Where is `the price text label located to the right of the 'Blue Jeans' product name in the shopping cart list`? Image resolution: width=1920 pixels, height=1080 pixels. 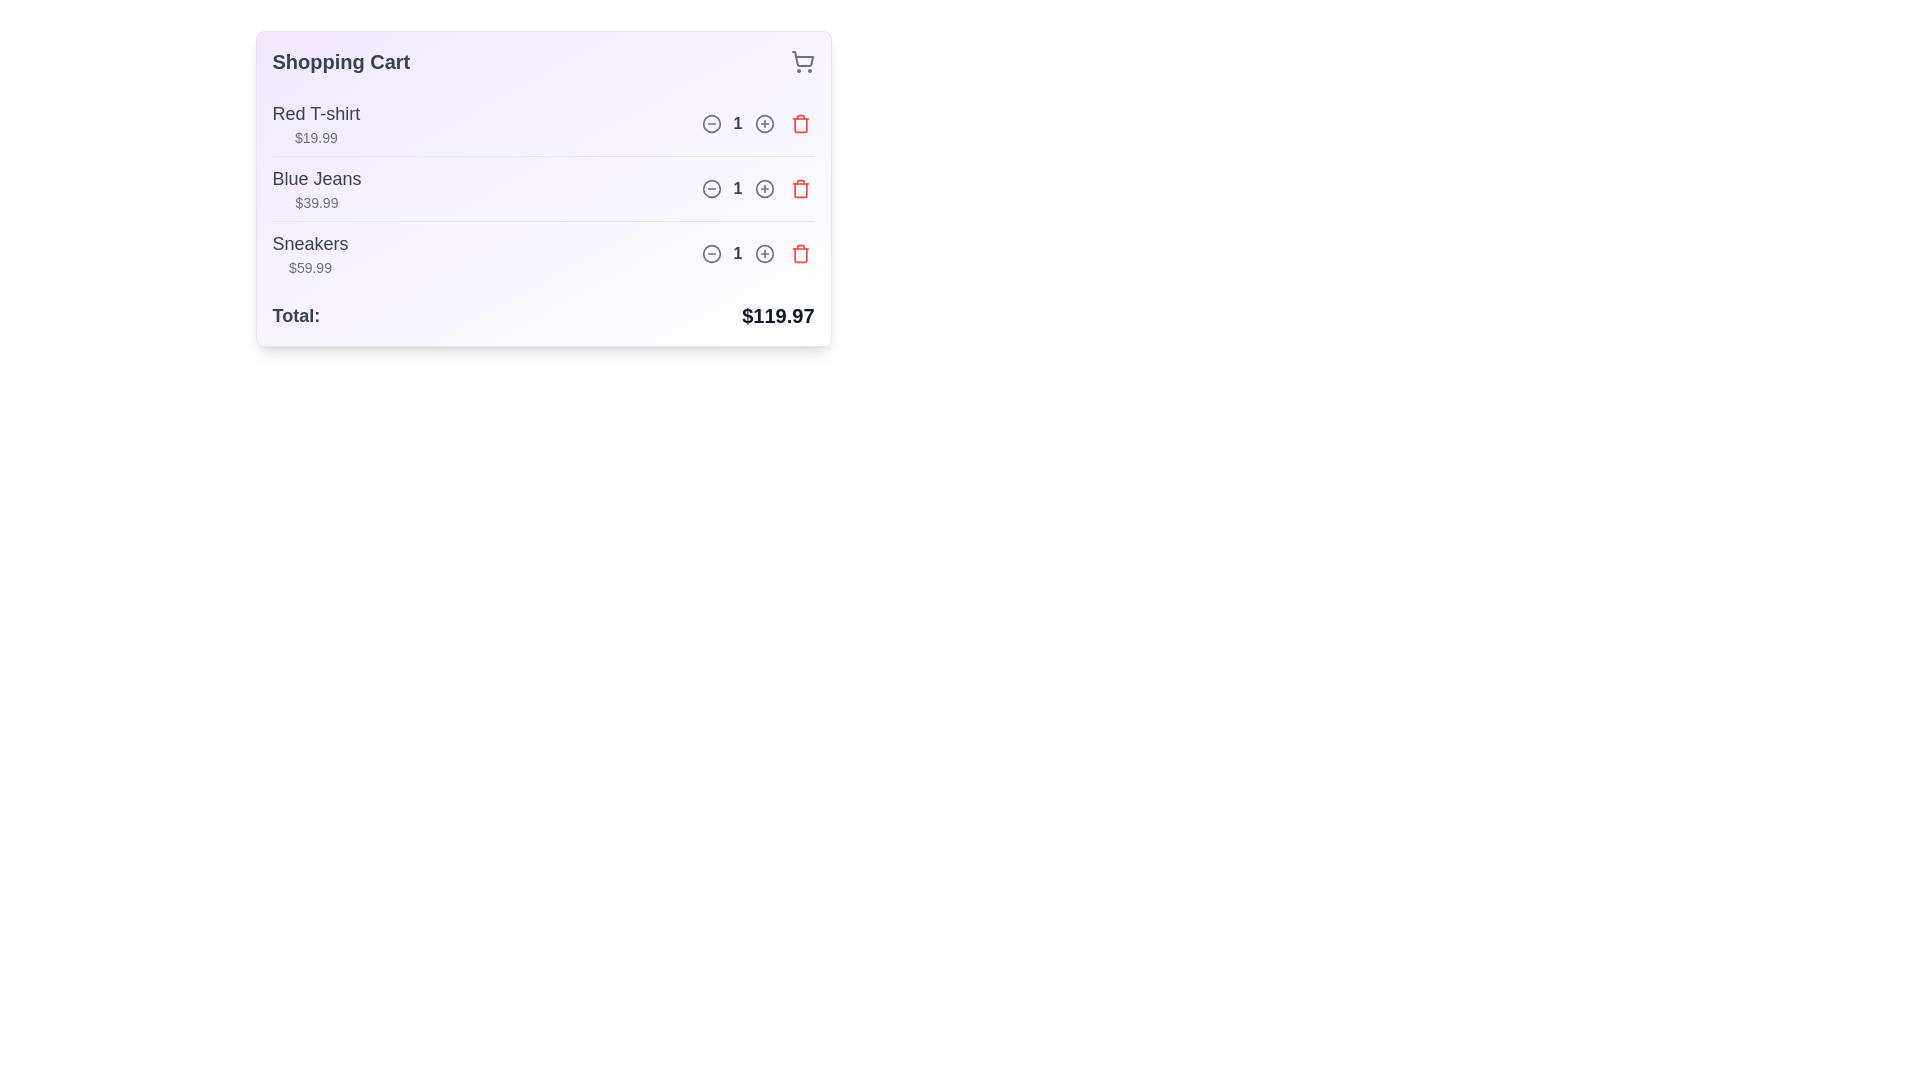
the price text label located to the right of the 'Blue Jeans' product name in the shopping cart list is located at coordinates (315, 203).